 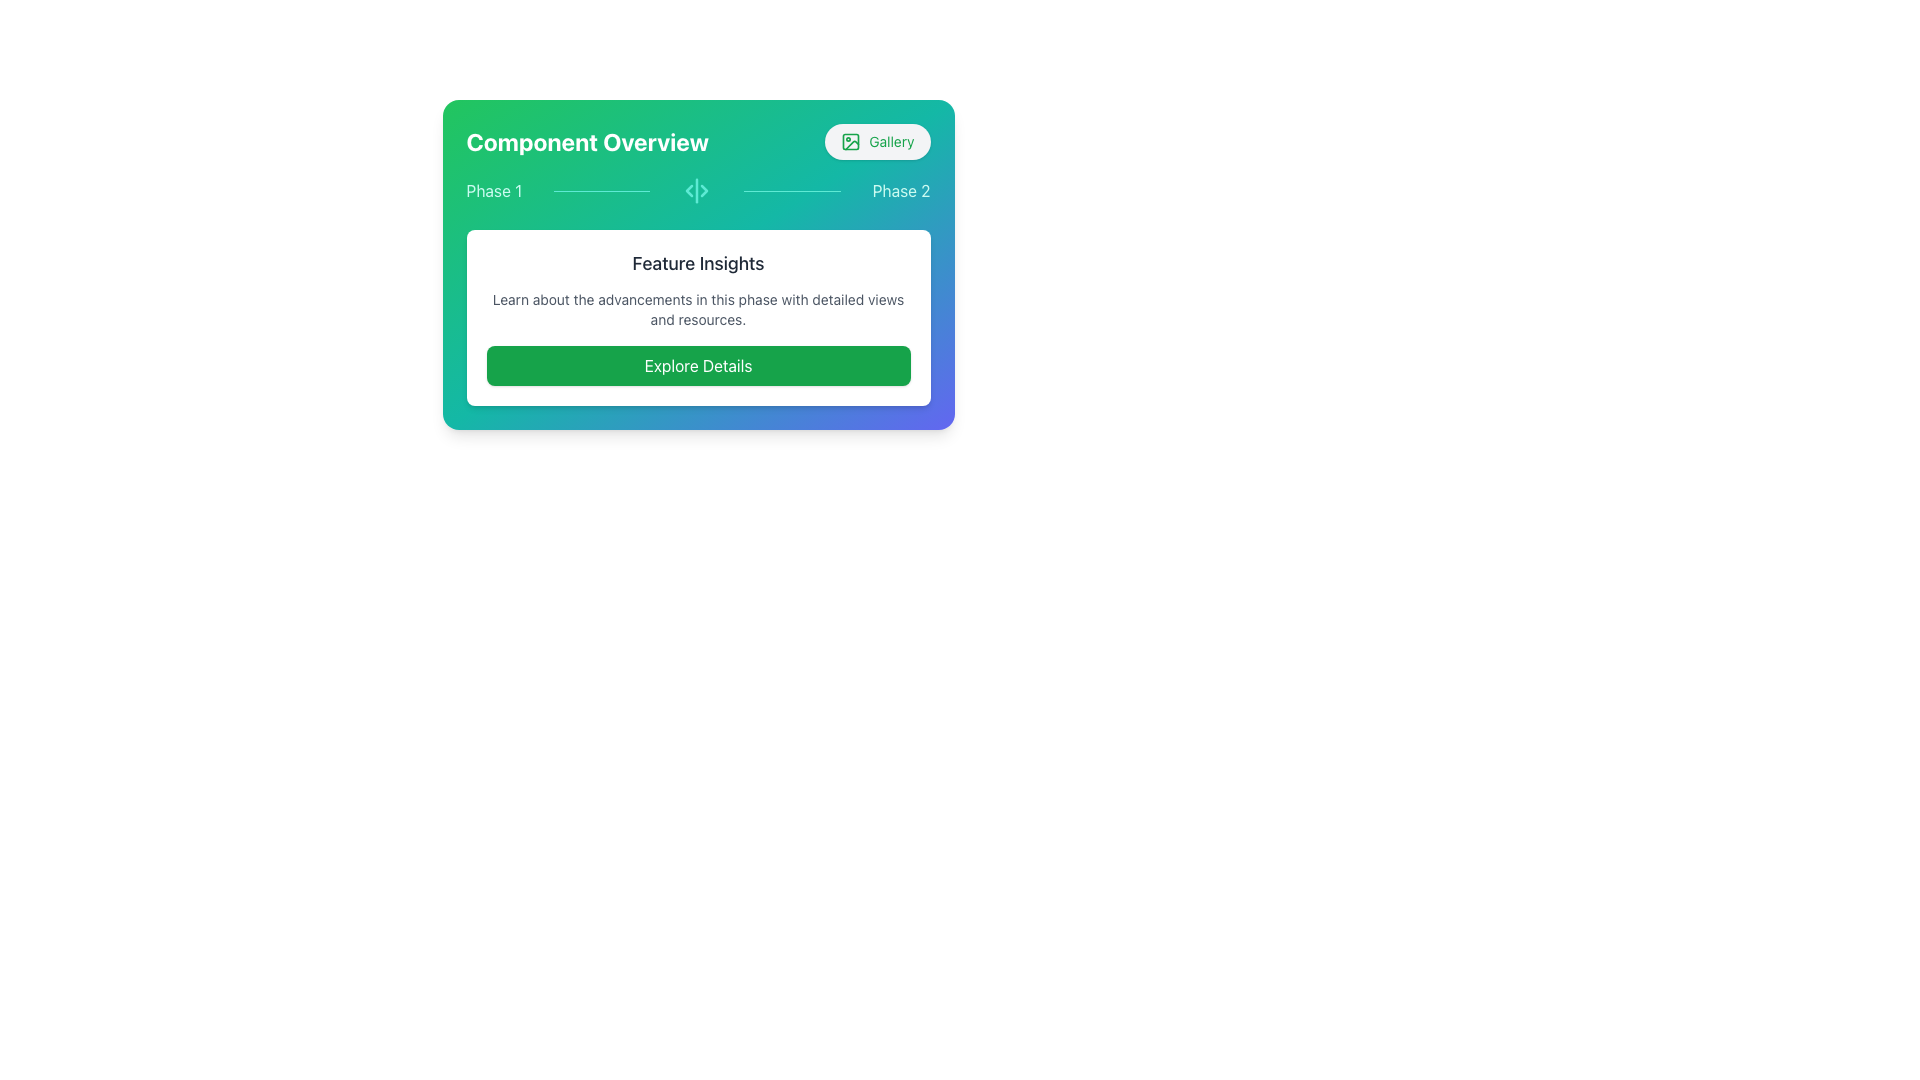 I want to click on the icon part of the button located in the top-right corner of the component's header bar, so click(x=851, y=141).